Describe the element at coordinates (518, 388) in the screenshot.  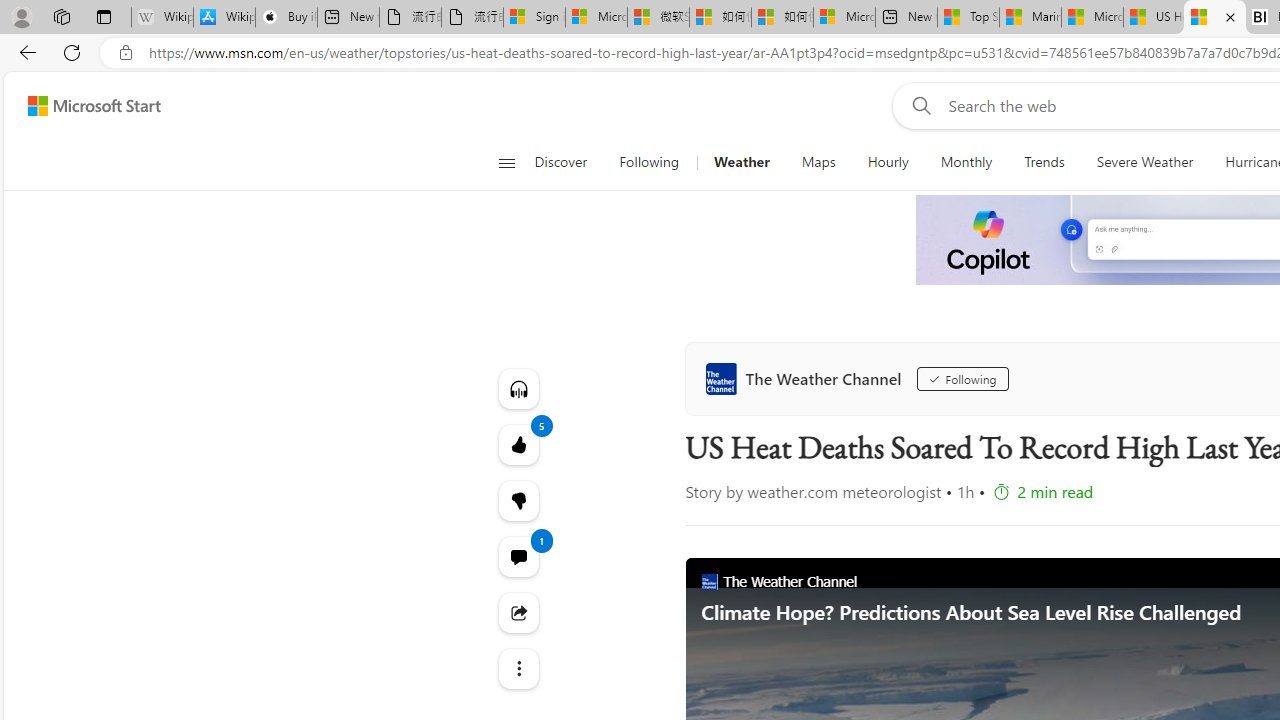
I see `'Listen to this article'` at that location.